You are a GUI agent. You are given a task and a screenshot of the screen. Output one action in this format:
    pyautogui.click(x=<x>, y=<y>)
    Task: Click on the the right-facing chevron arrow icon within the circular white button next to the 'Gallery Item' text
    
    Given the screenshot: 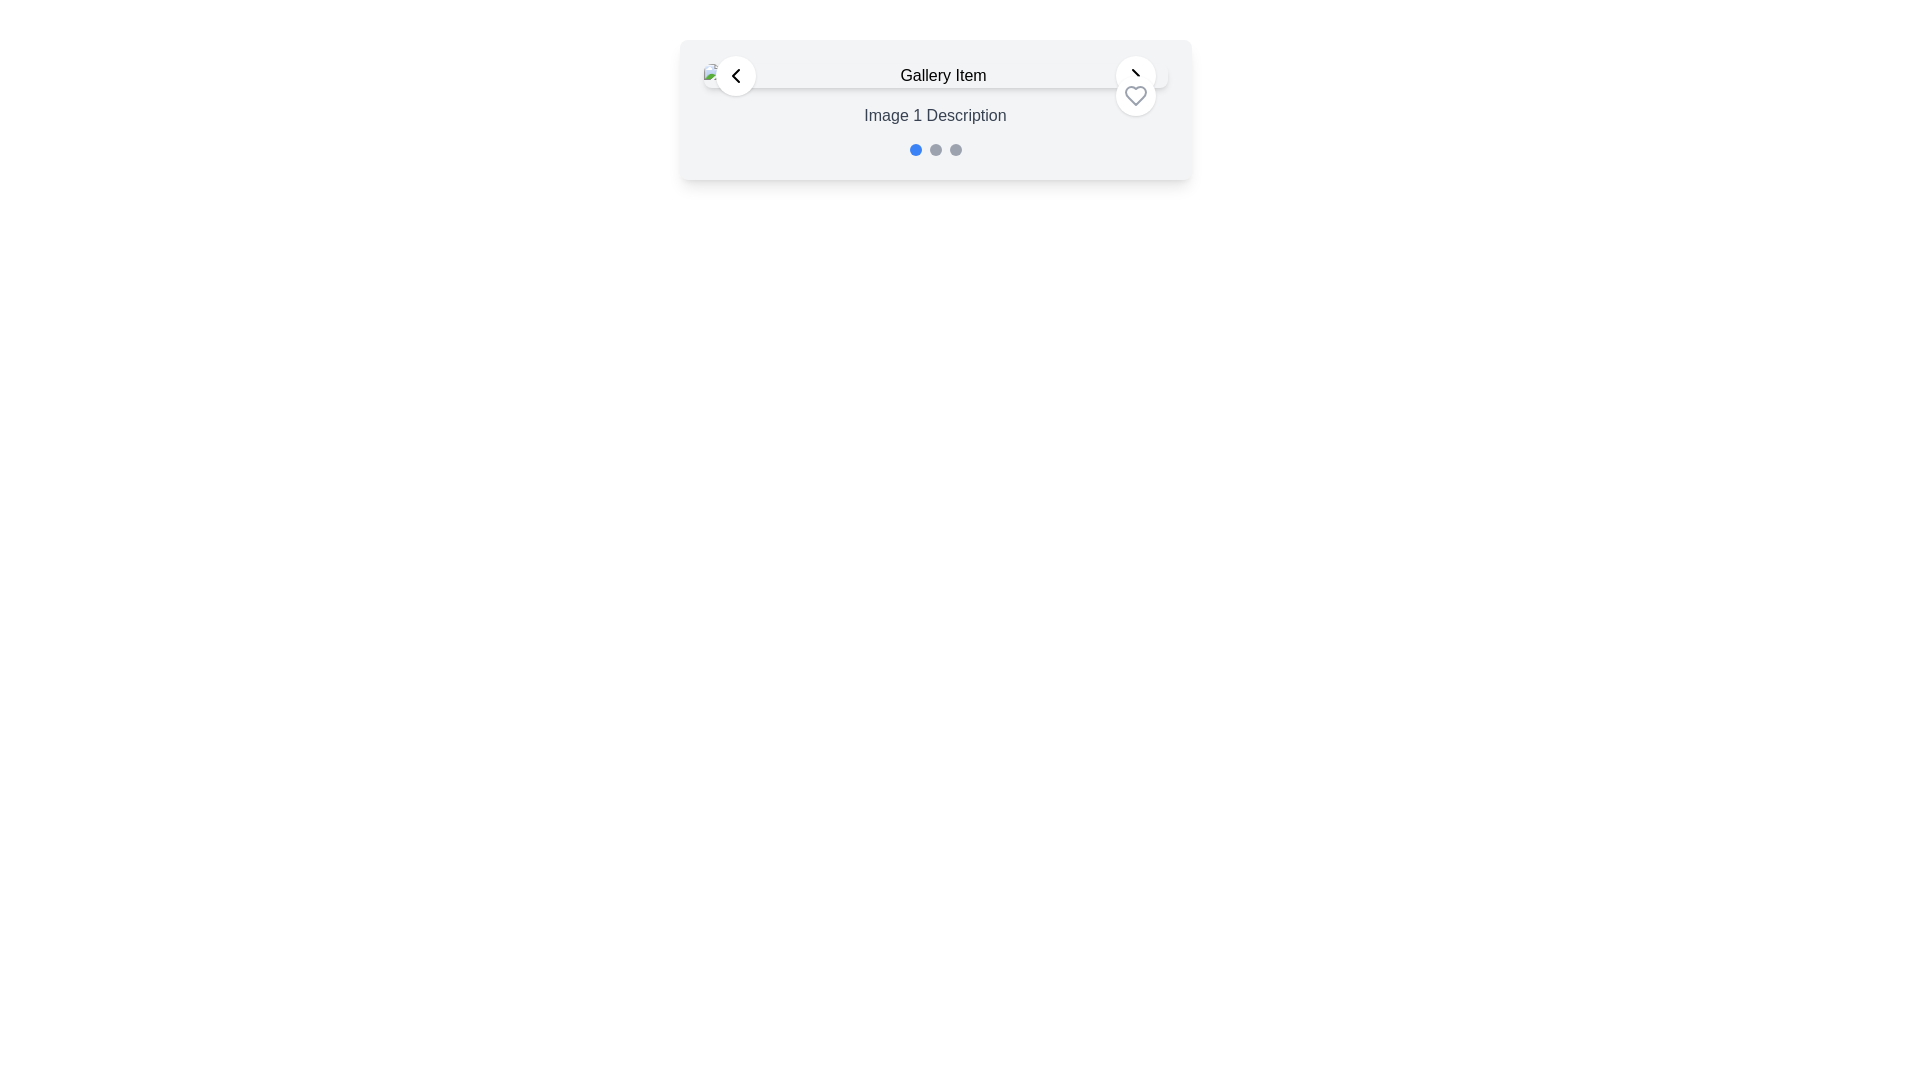 What is the action you would take?
    pyautogui.click(x=1135, y=75)
    